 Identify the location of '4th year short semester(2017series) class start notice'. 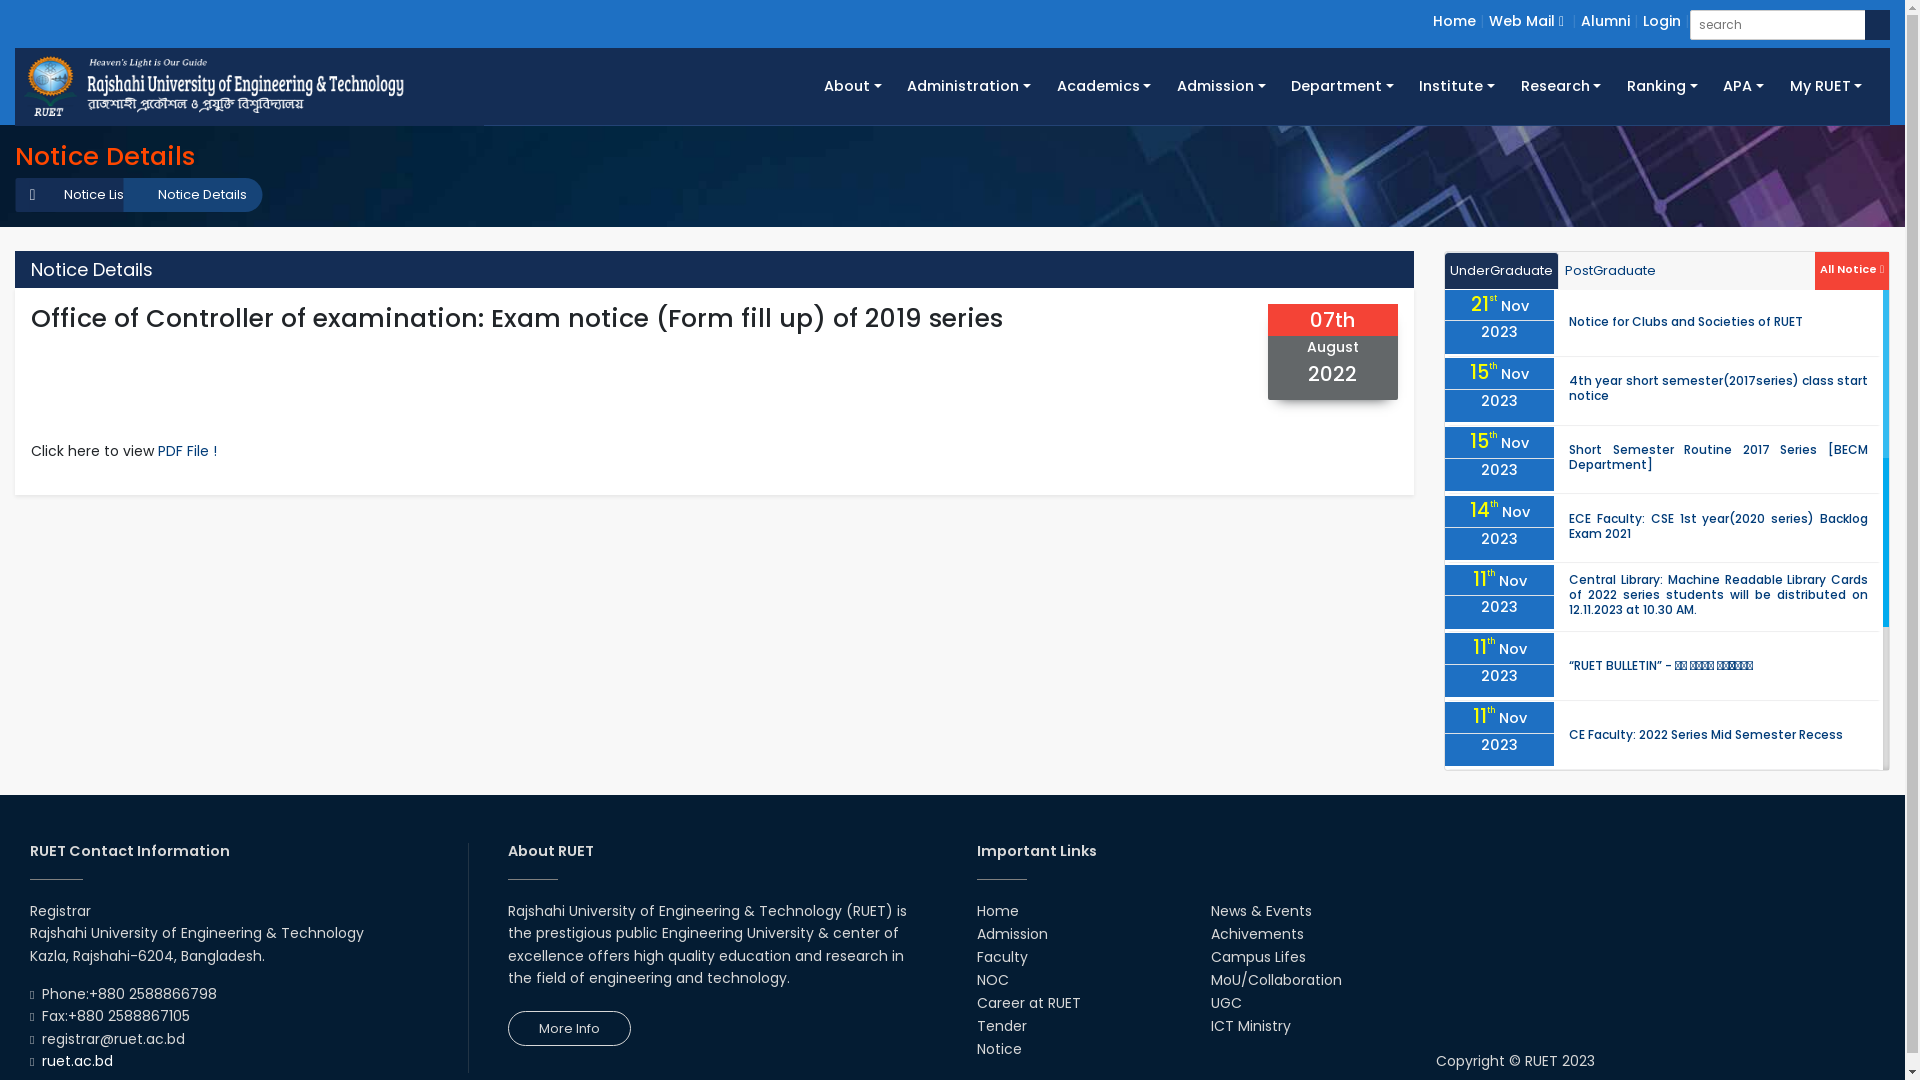
(1717, 388).